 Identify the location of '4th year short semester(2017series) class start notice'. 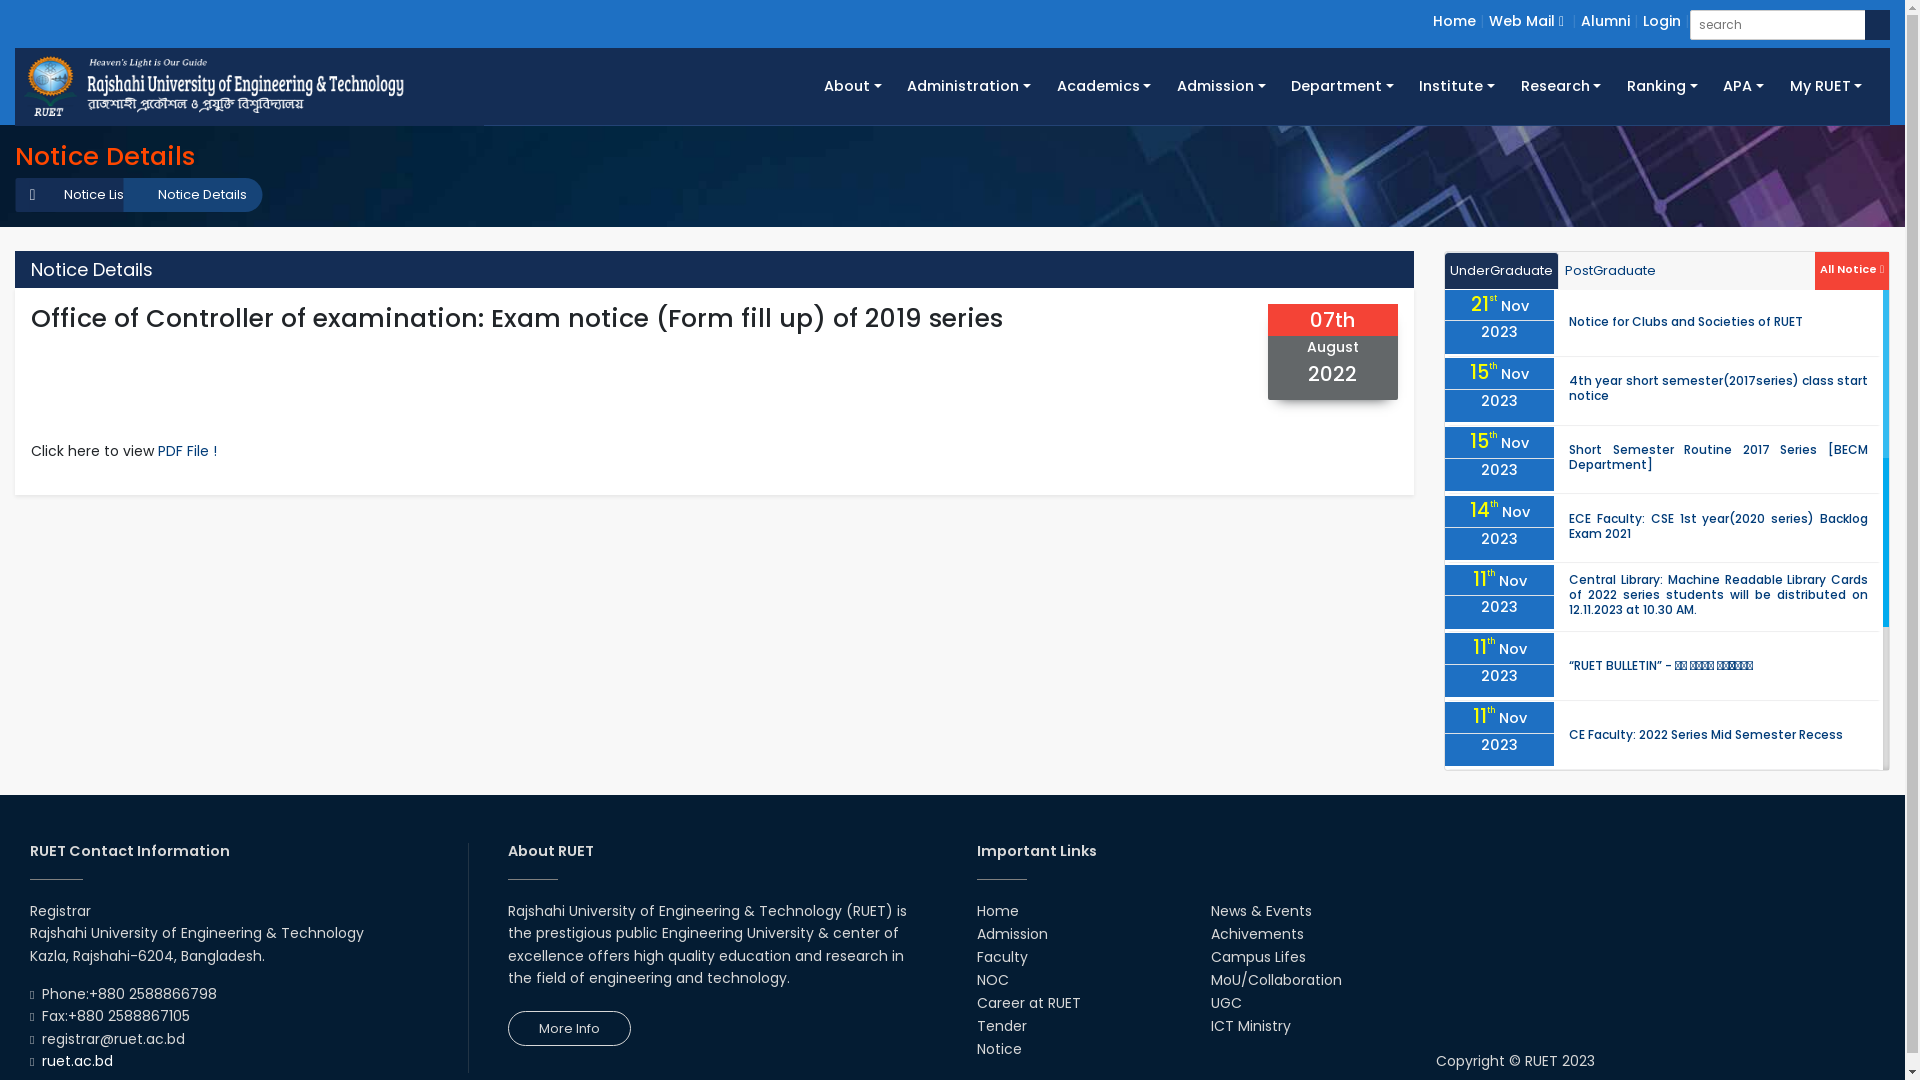
(1717, 388).